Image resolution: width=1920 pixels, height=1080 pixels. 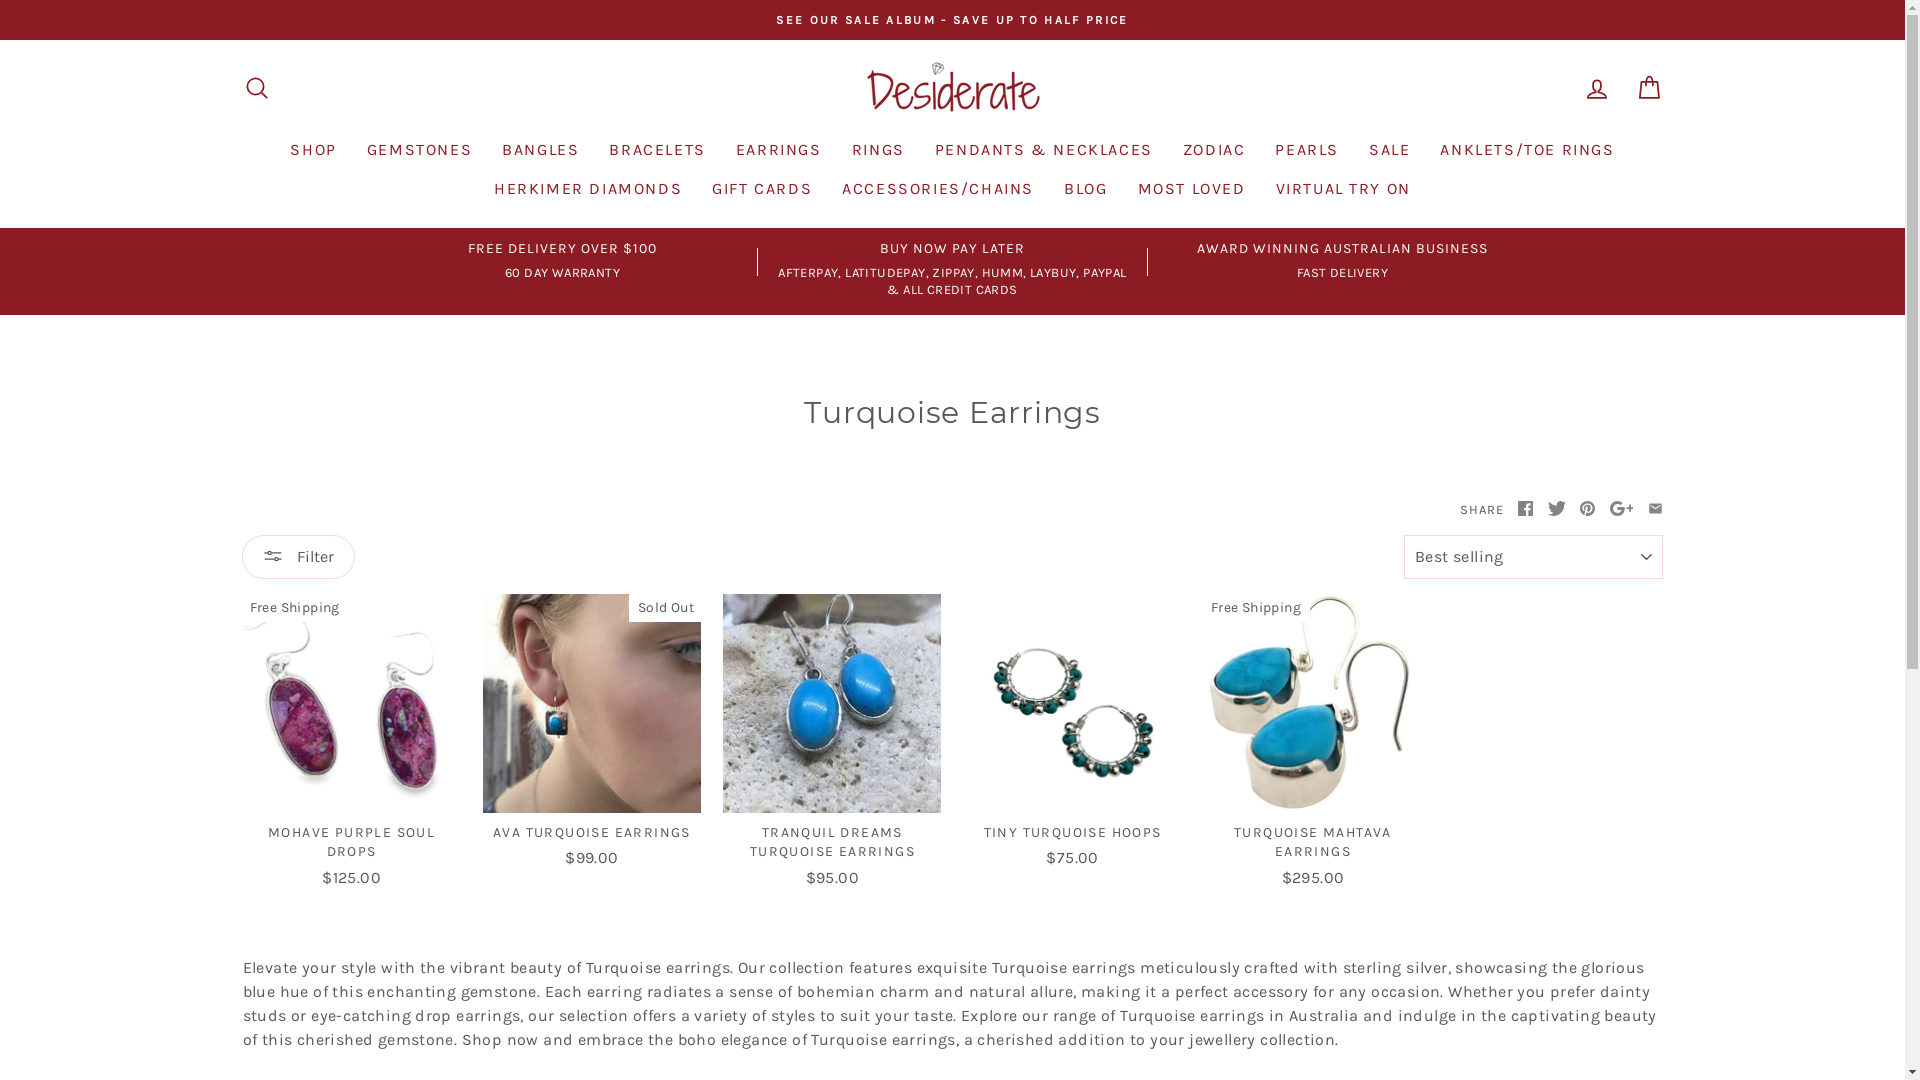 What do you see at coordinates (657, 148) in the screenshot?
I see `'BRACELETS'` at bounding box center [657, 148].